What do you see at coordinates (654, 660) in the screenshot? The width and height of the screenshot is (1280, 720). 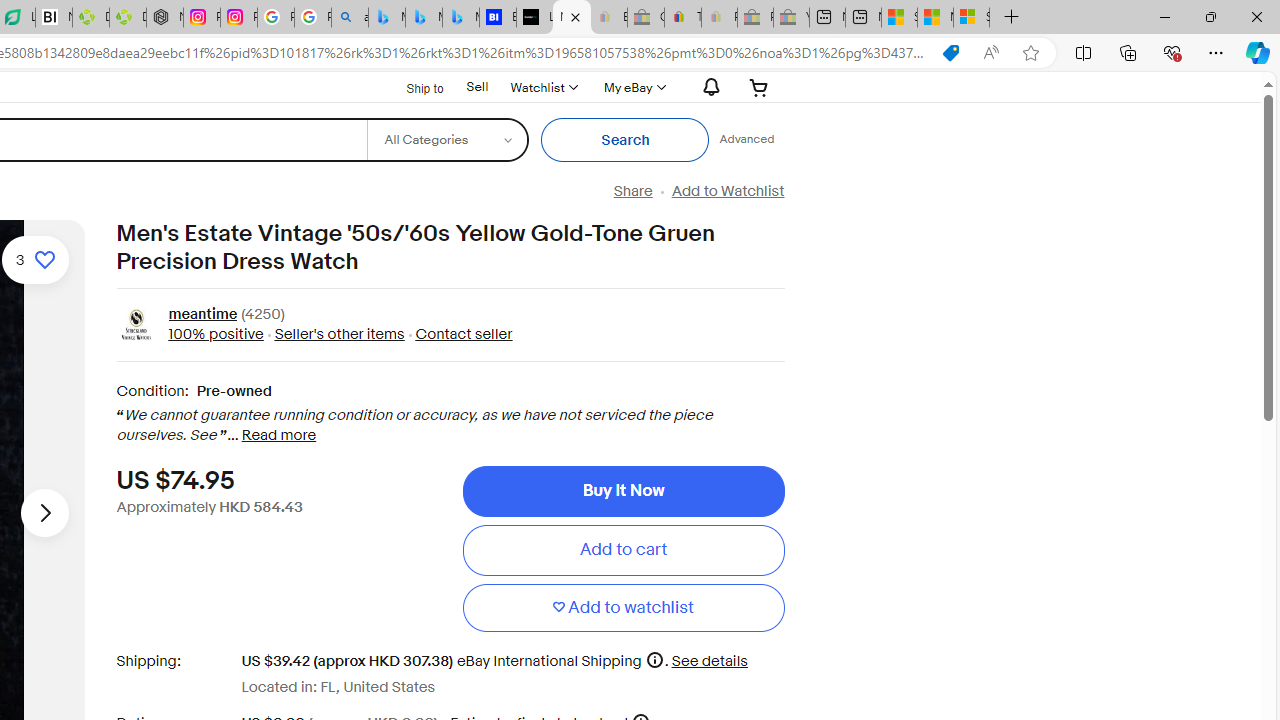 I see `'More information'` at bounding box center [654, 660].